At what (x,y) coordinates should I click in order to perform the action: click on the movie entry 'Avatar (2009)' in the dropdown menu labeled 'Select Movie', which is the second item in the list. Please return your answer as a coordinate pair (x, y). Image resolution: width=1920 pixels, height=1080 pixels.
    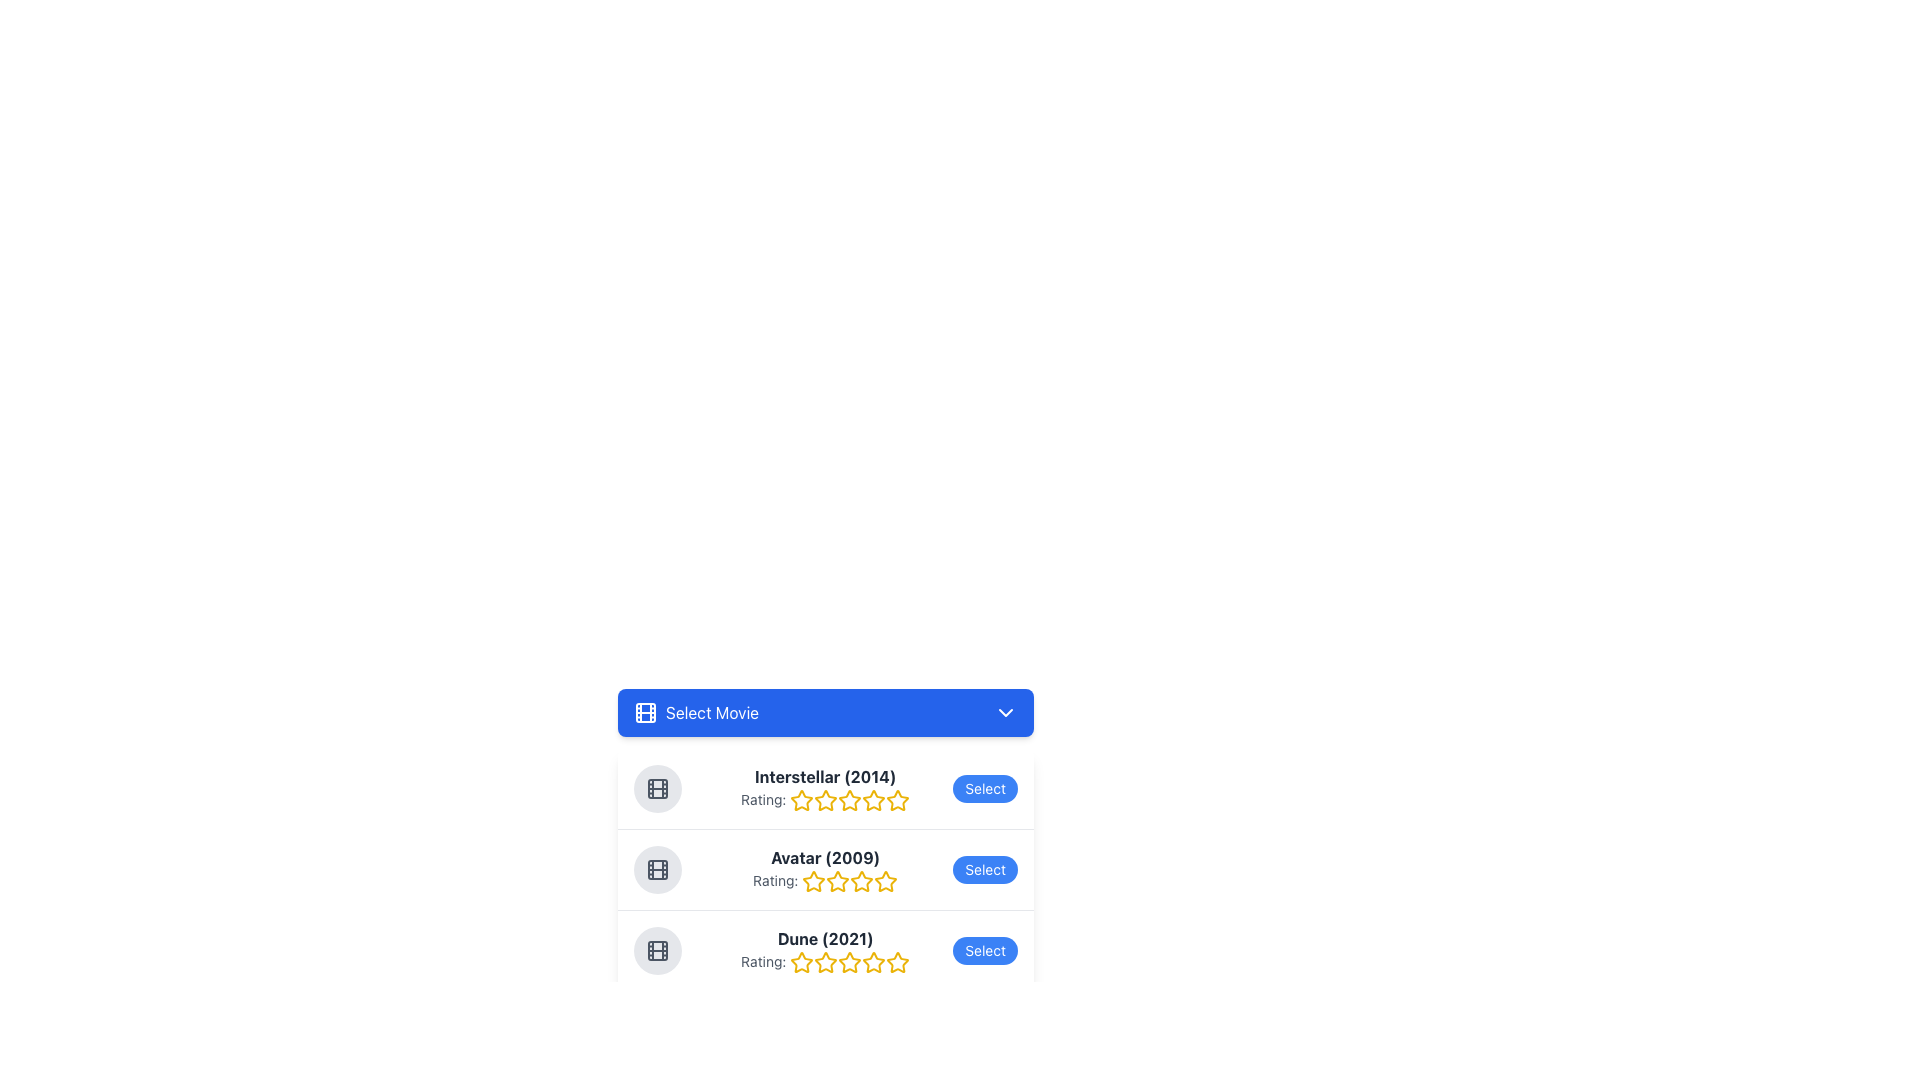
    Looking at the image, I should click on (825, 840).